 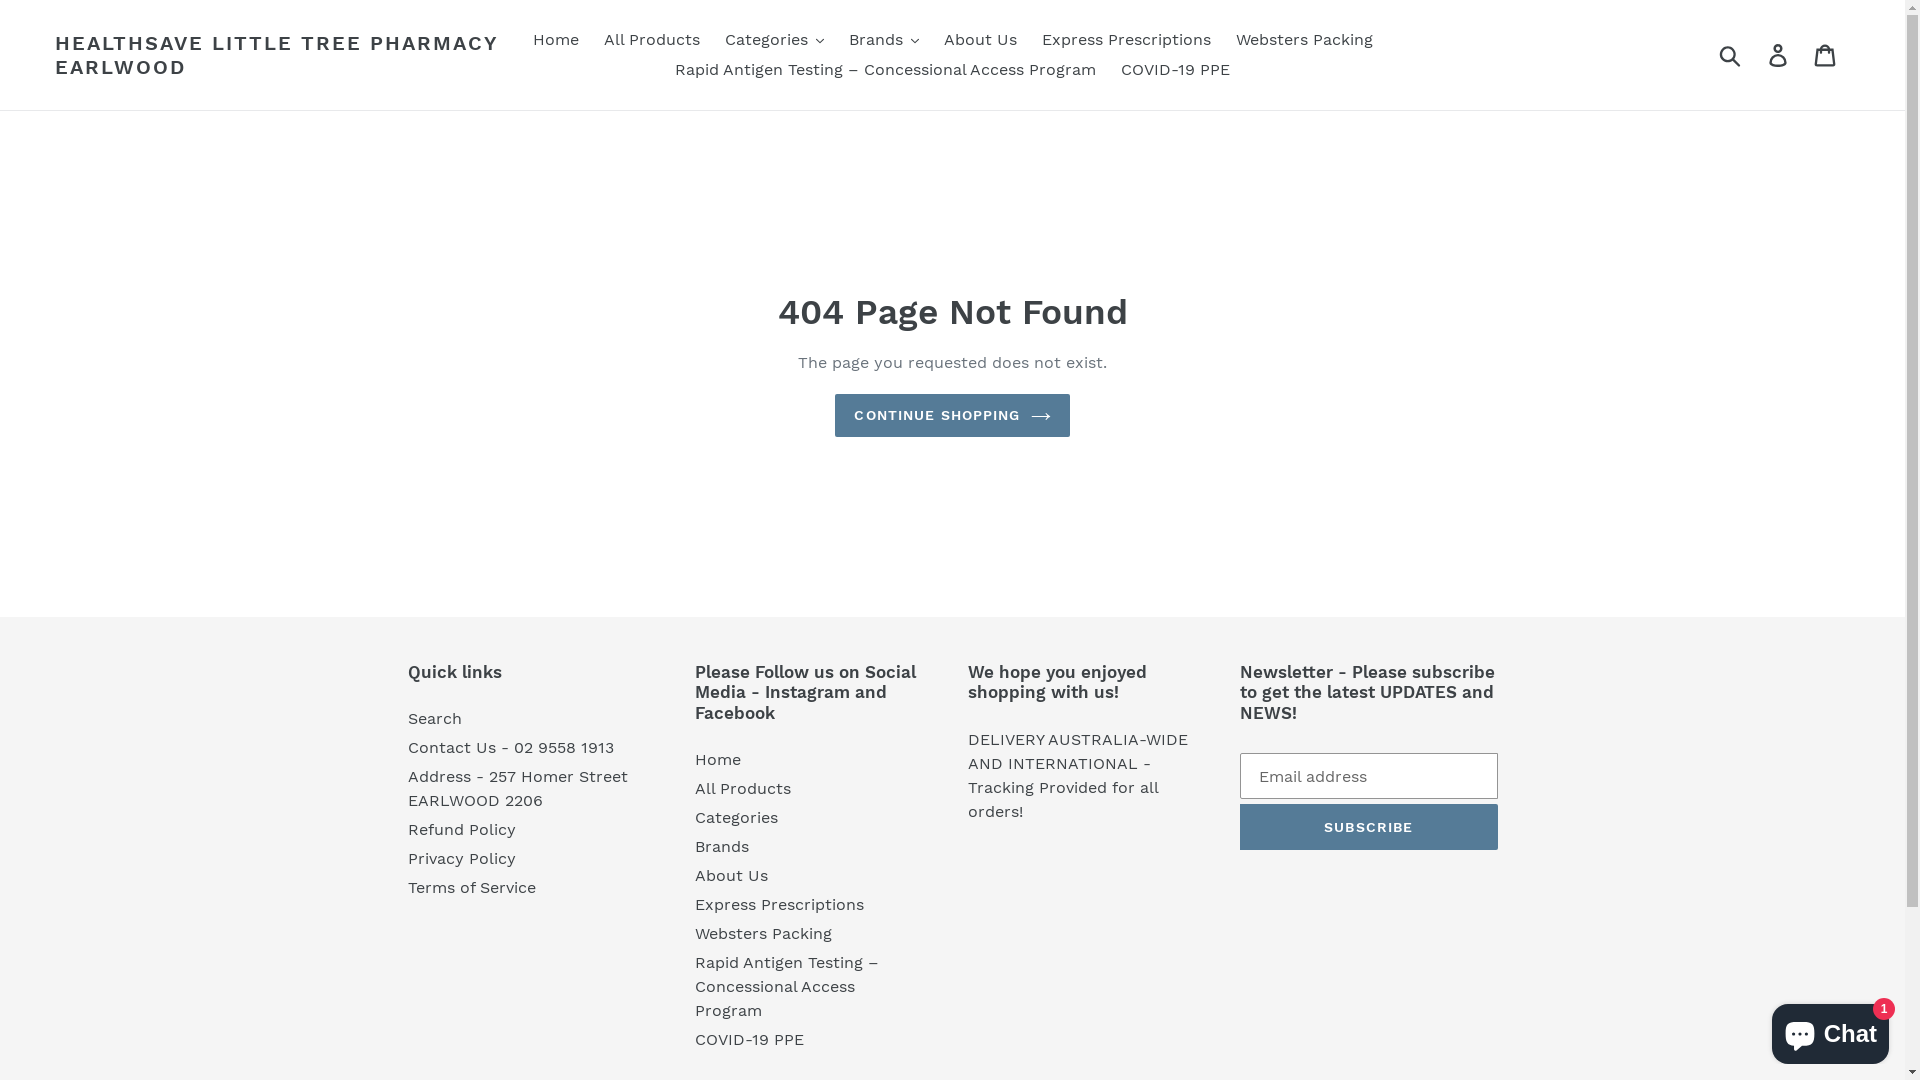 I want to click on 'Shopify online store chat', so click(x=1830, y=1029).